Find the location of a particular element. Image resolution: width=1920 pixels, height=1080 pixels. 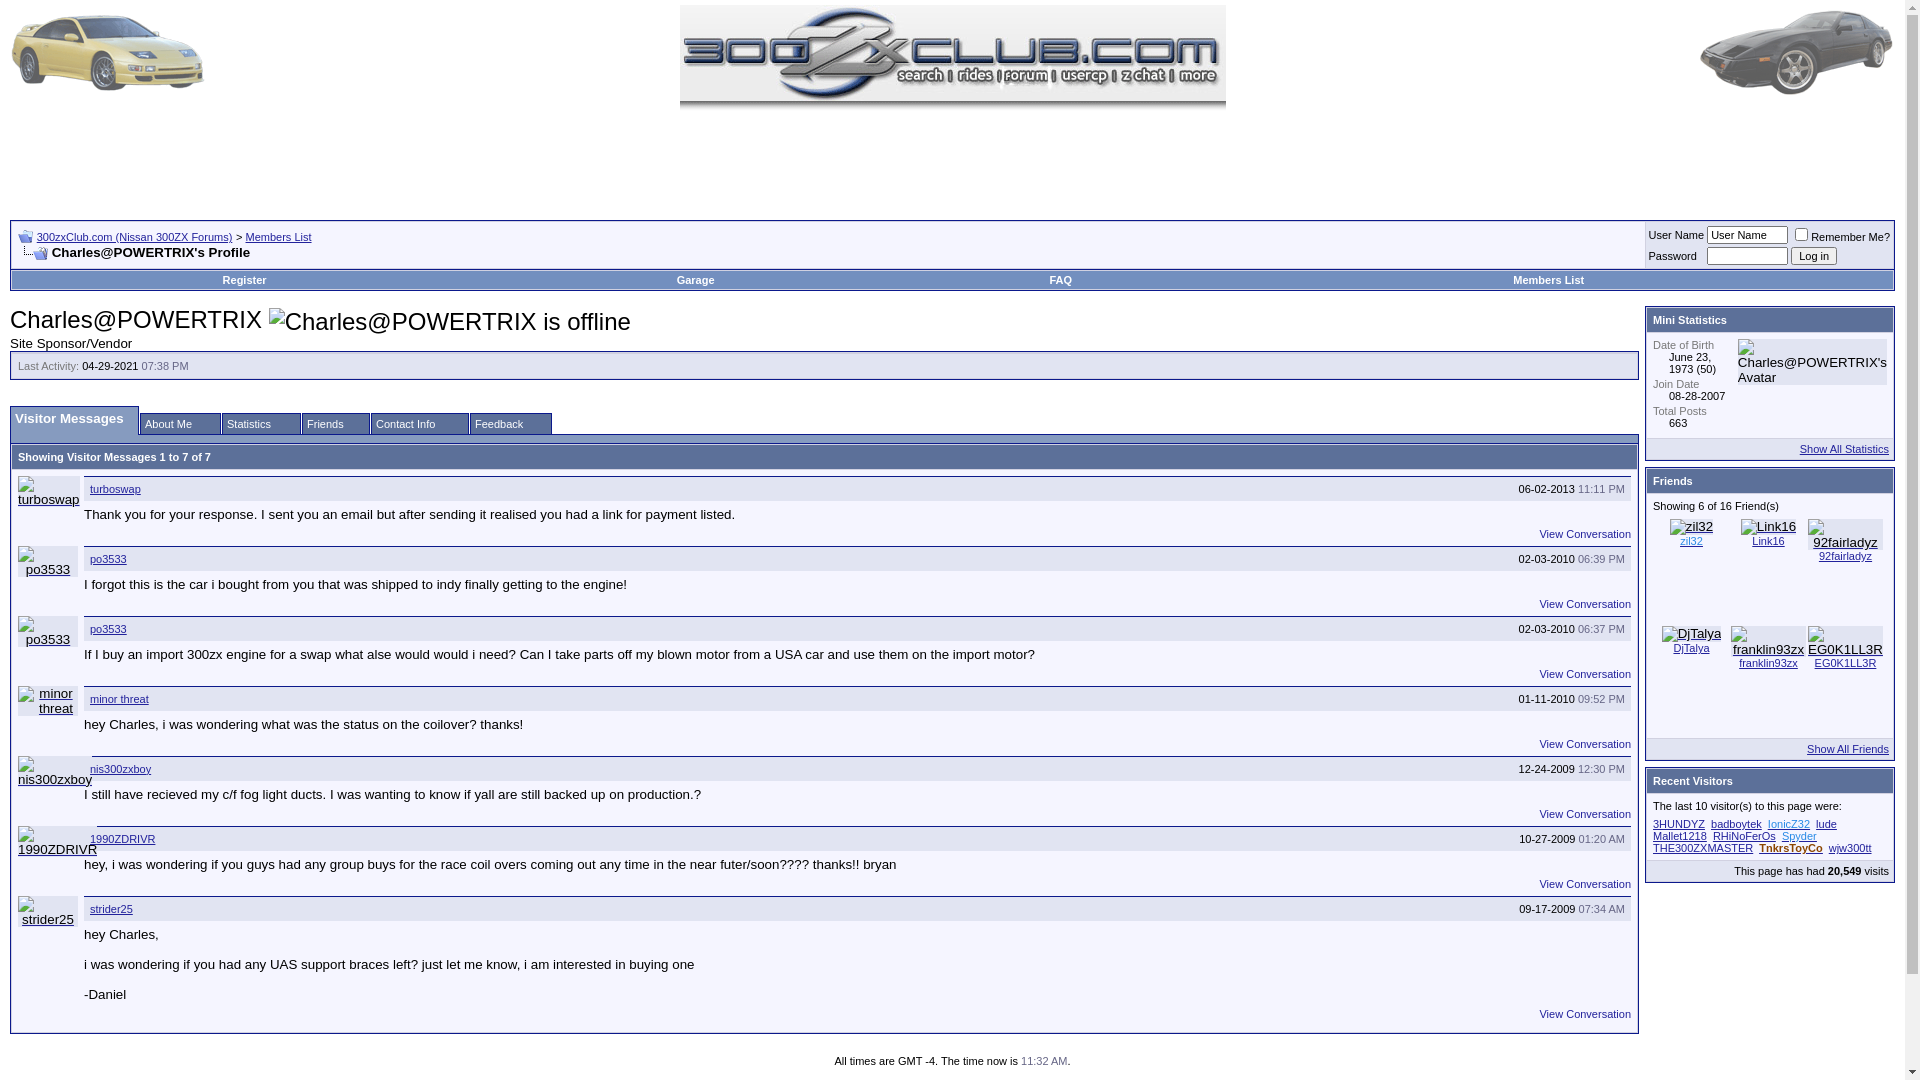

'300zxClub.com (Nissan 300ZX Forums)' is located at coordinates (133, 235).